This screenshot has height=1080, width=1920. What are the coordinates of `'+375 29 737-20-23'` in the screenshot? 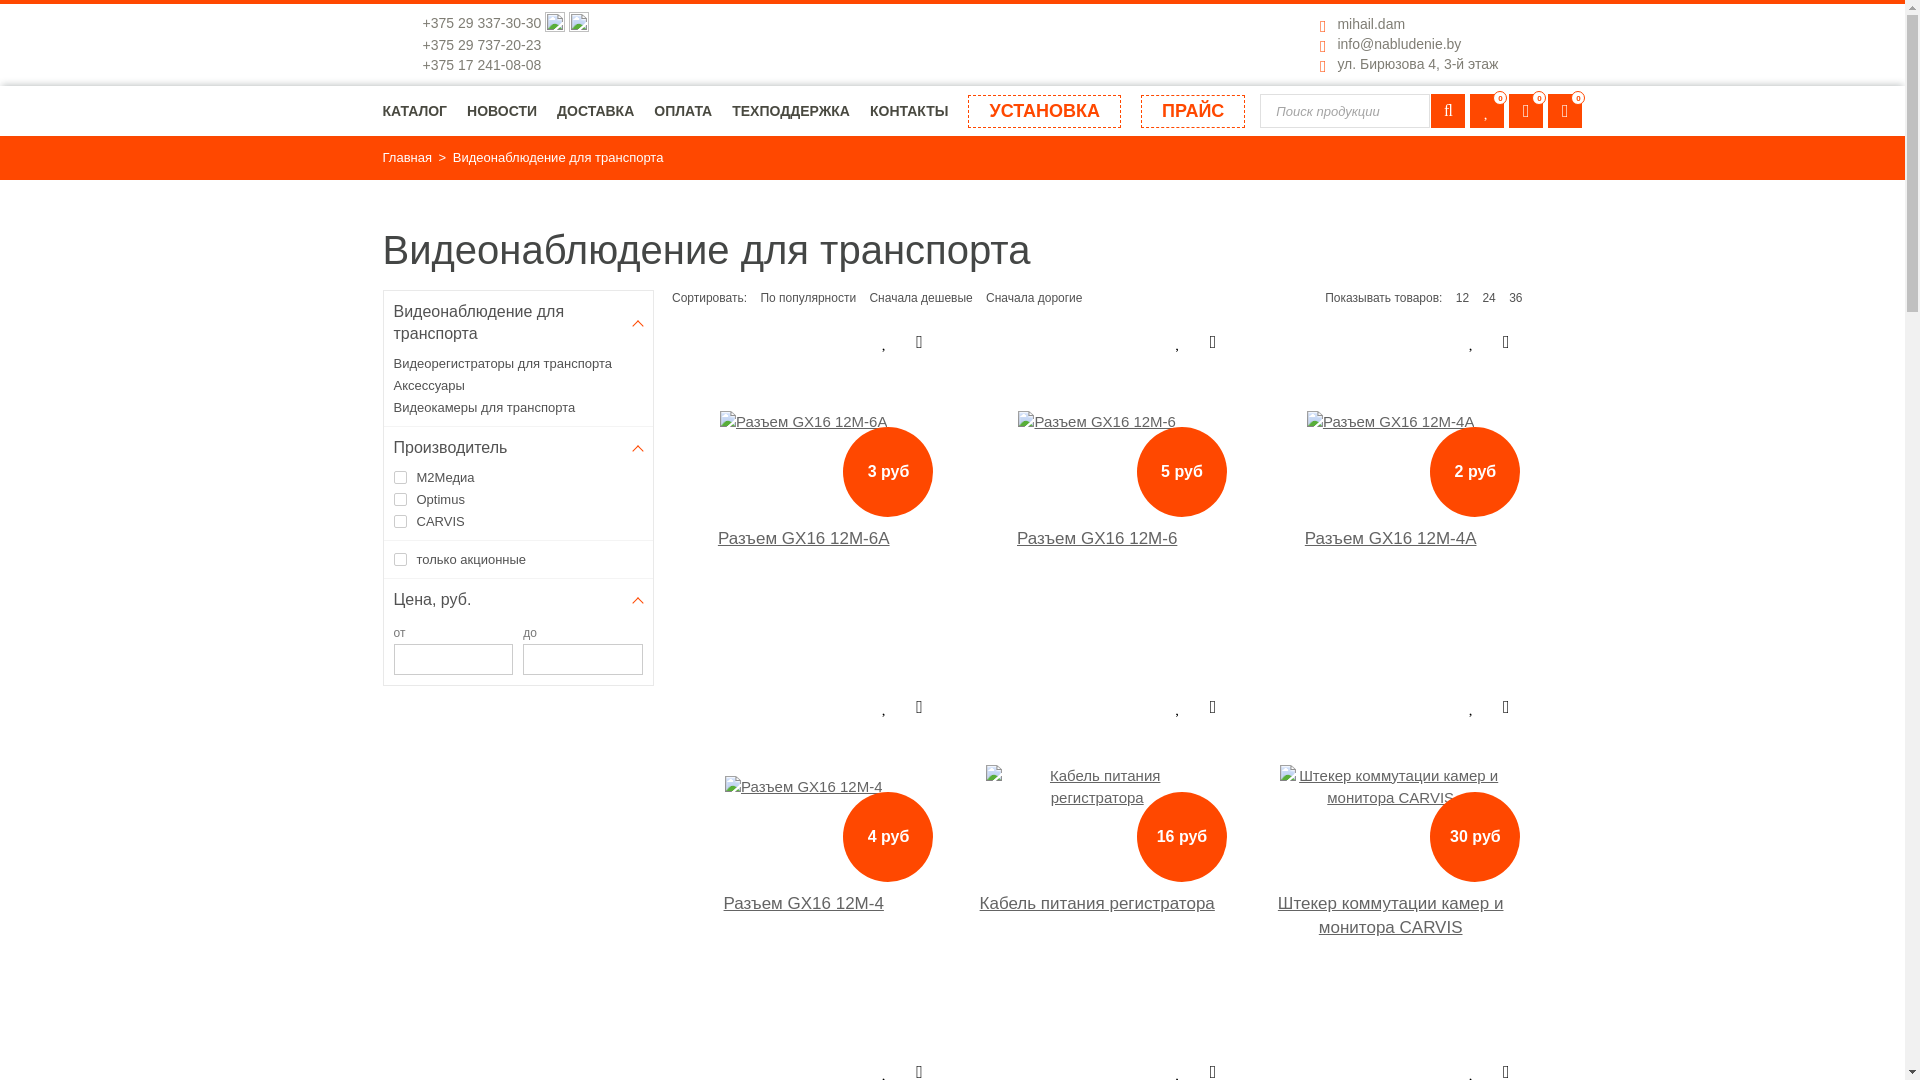 It's located at (481, 45).